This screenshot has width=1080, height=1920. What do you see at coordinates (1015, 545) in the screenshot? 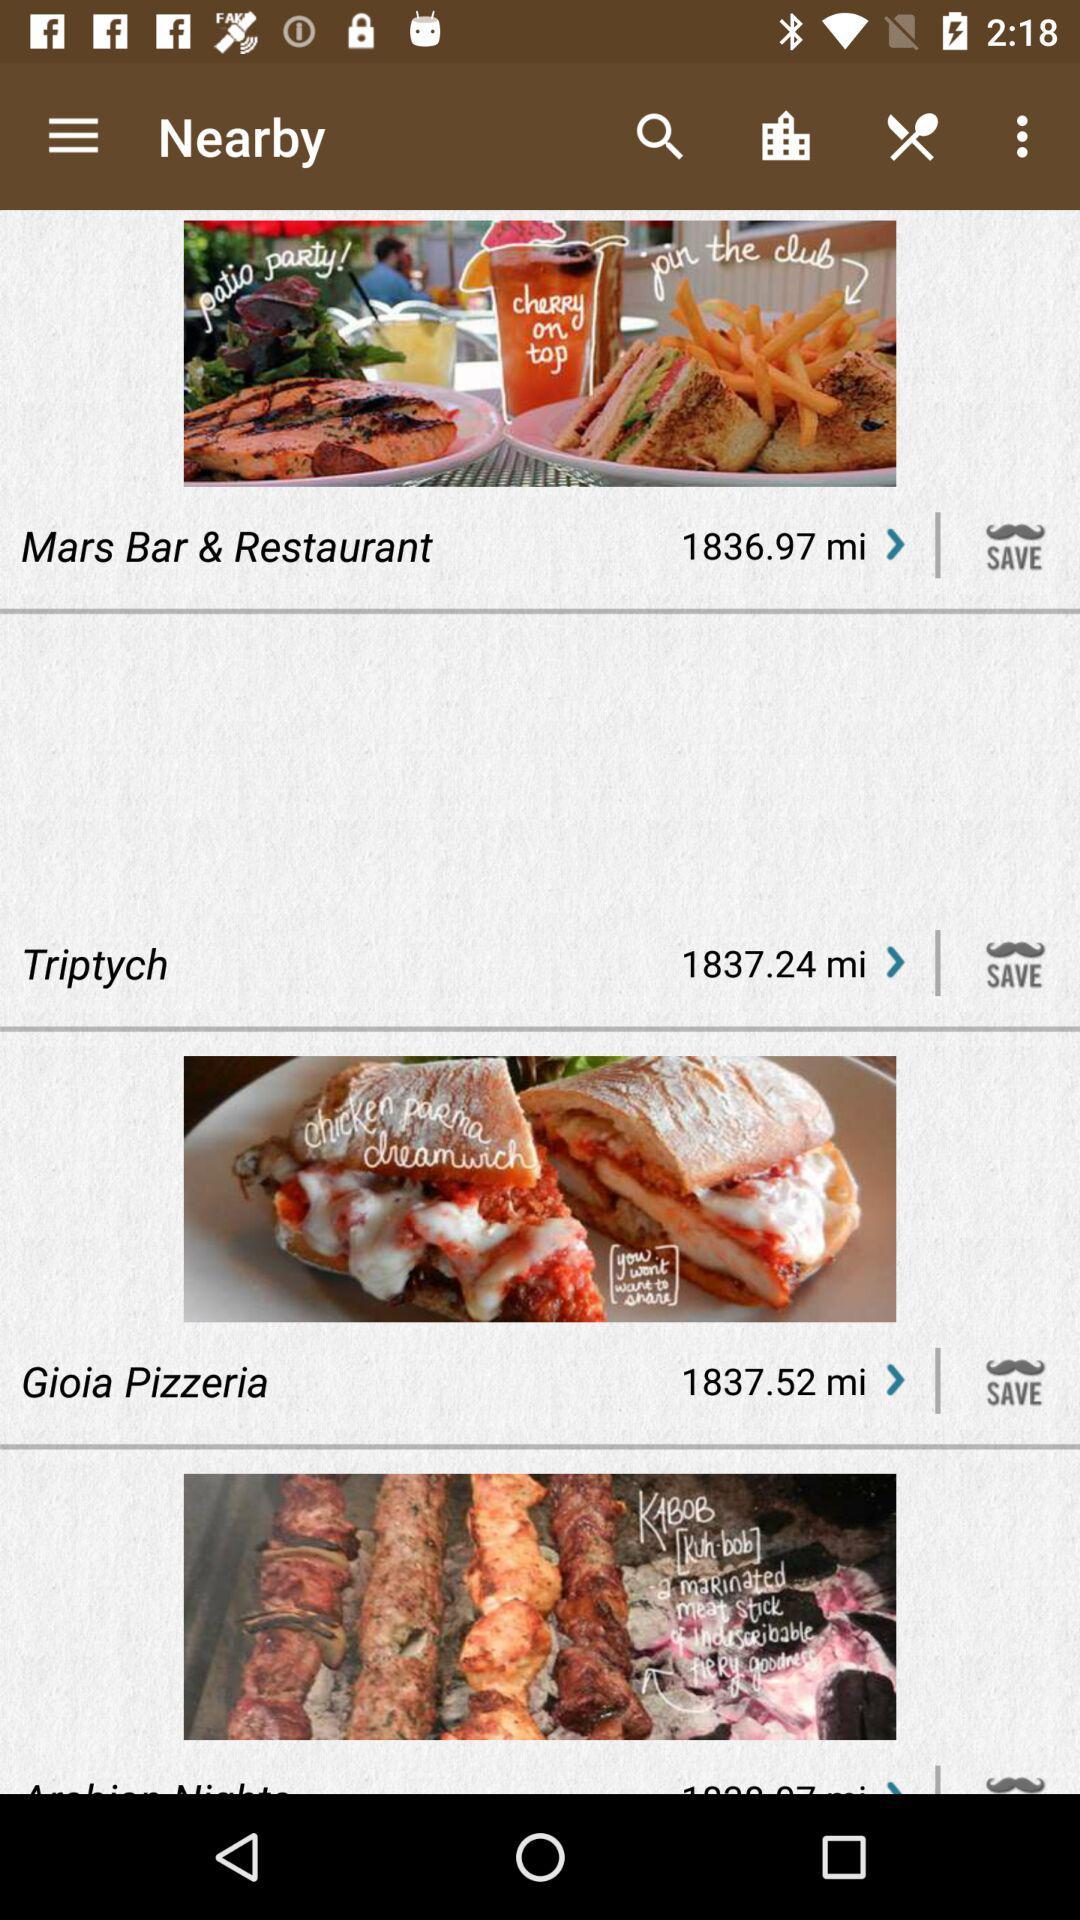
I see `restaurant` at bounding box center [1015, 545].